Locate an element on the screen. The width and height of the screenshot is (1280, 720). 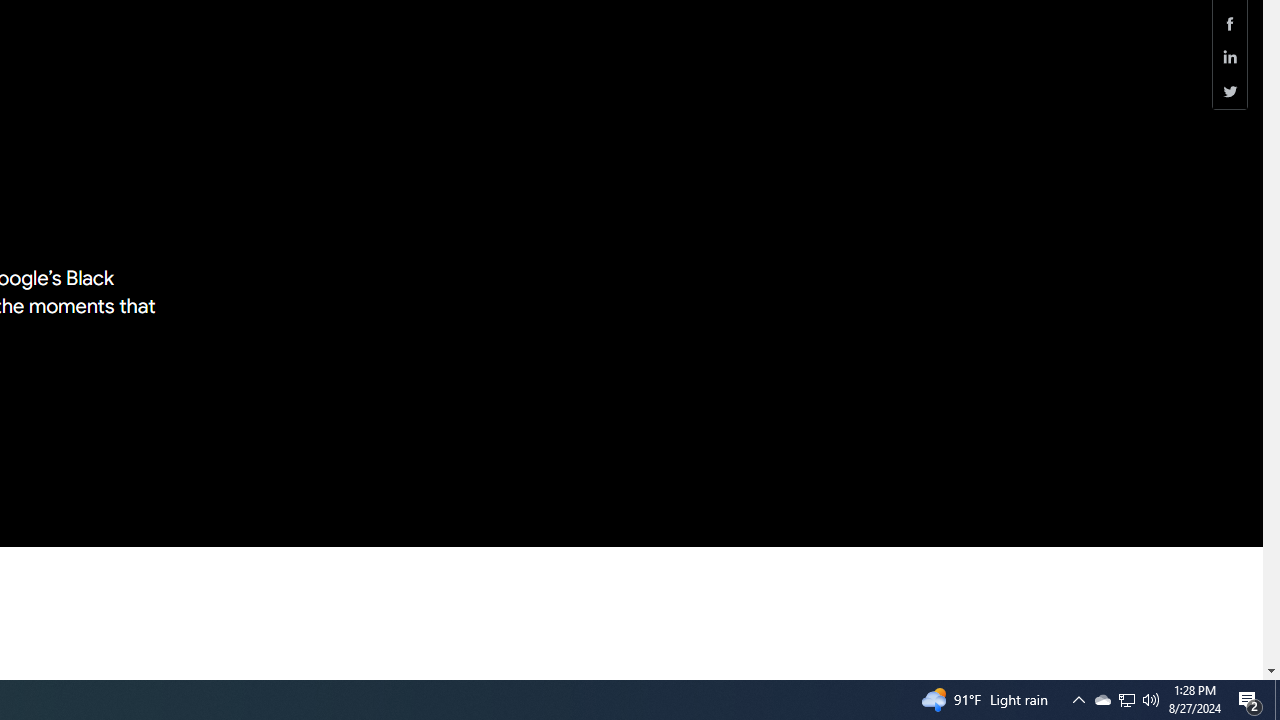
'Share this page (LinkedIn)' is located at coordinates (1229, 56).